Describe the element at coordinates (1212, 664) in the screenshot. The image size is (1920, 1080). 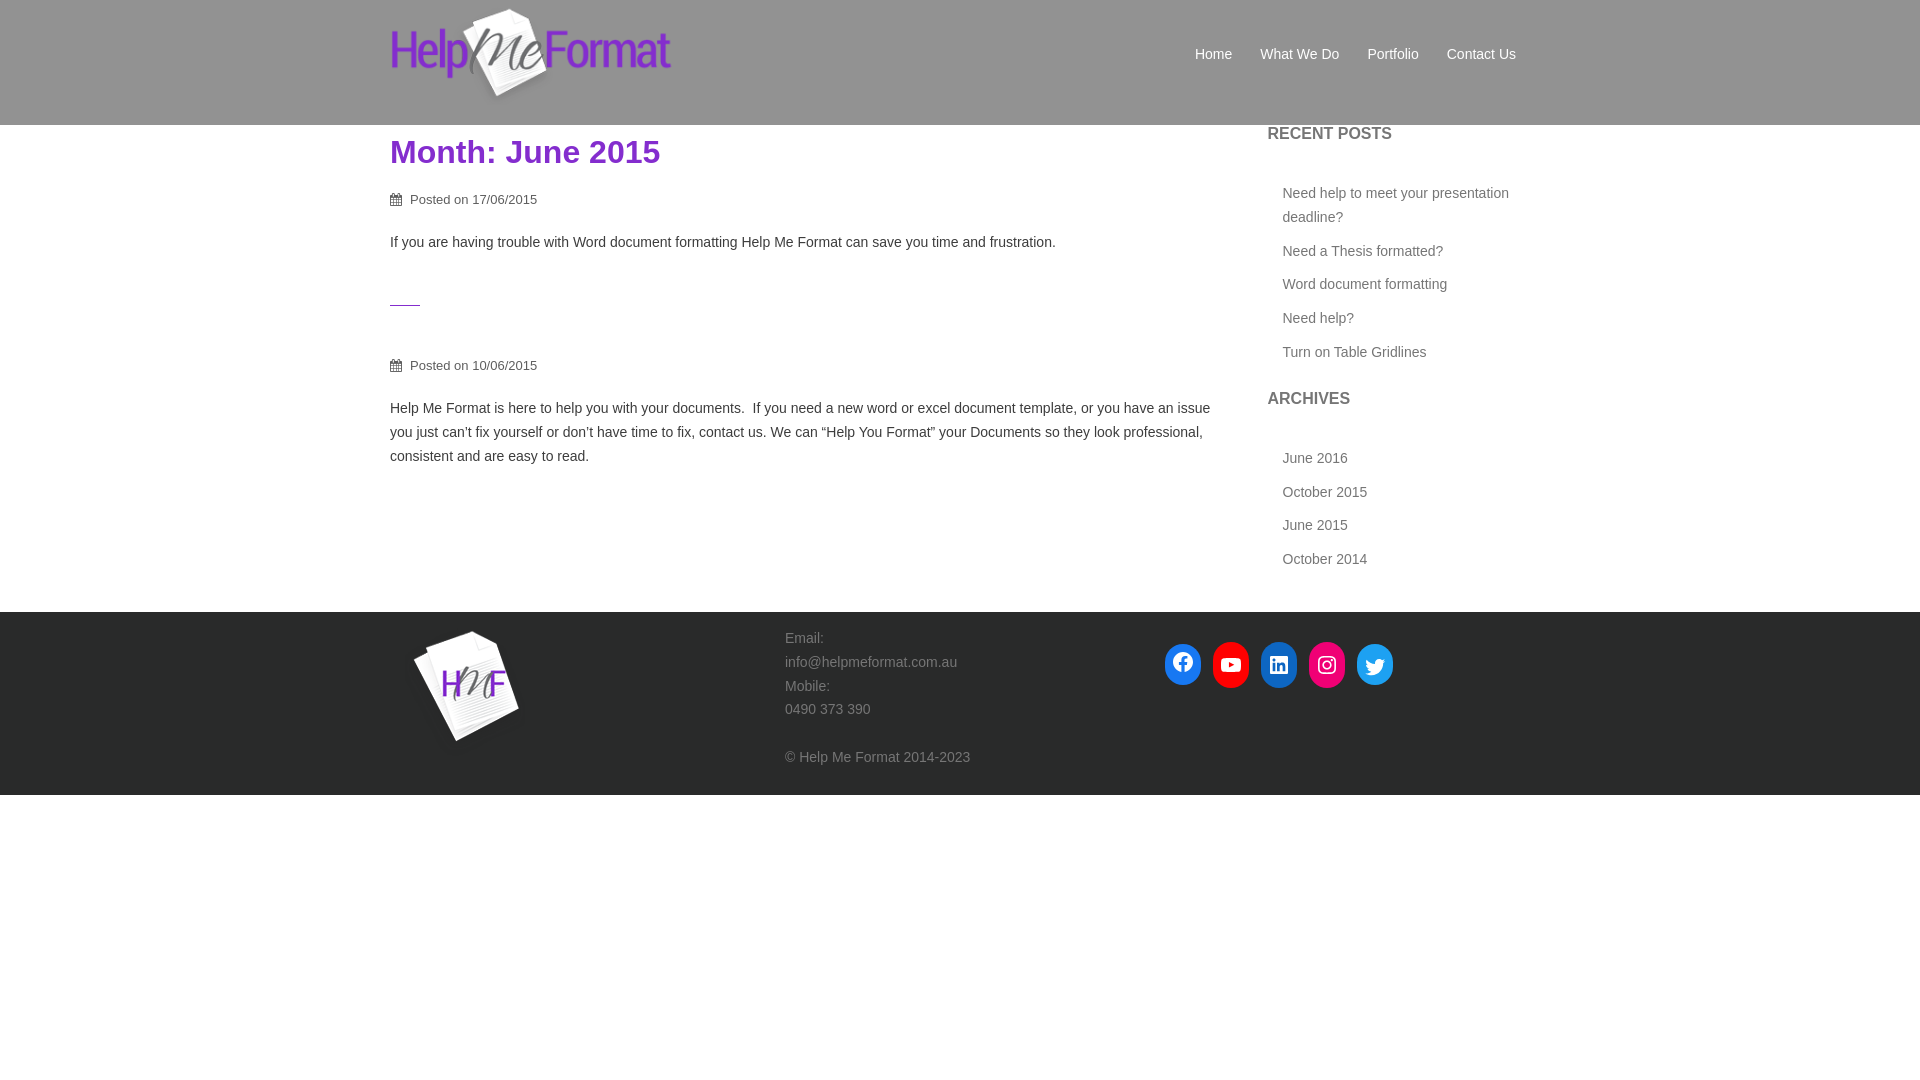
I see `'YouTube'` at that location.